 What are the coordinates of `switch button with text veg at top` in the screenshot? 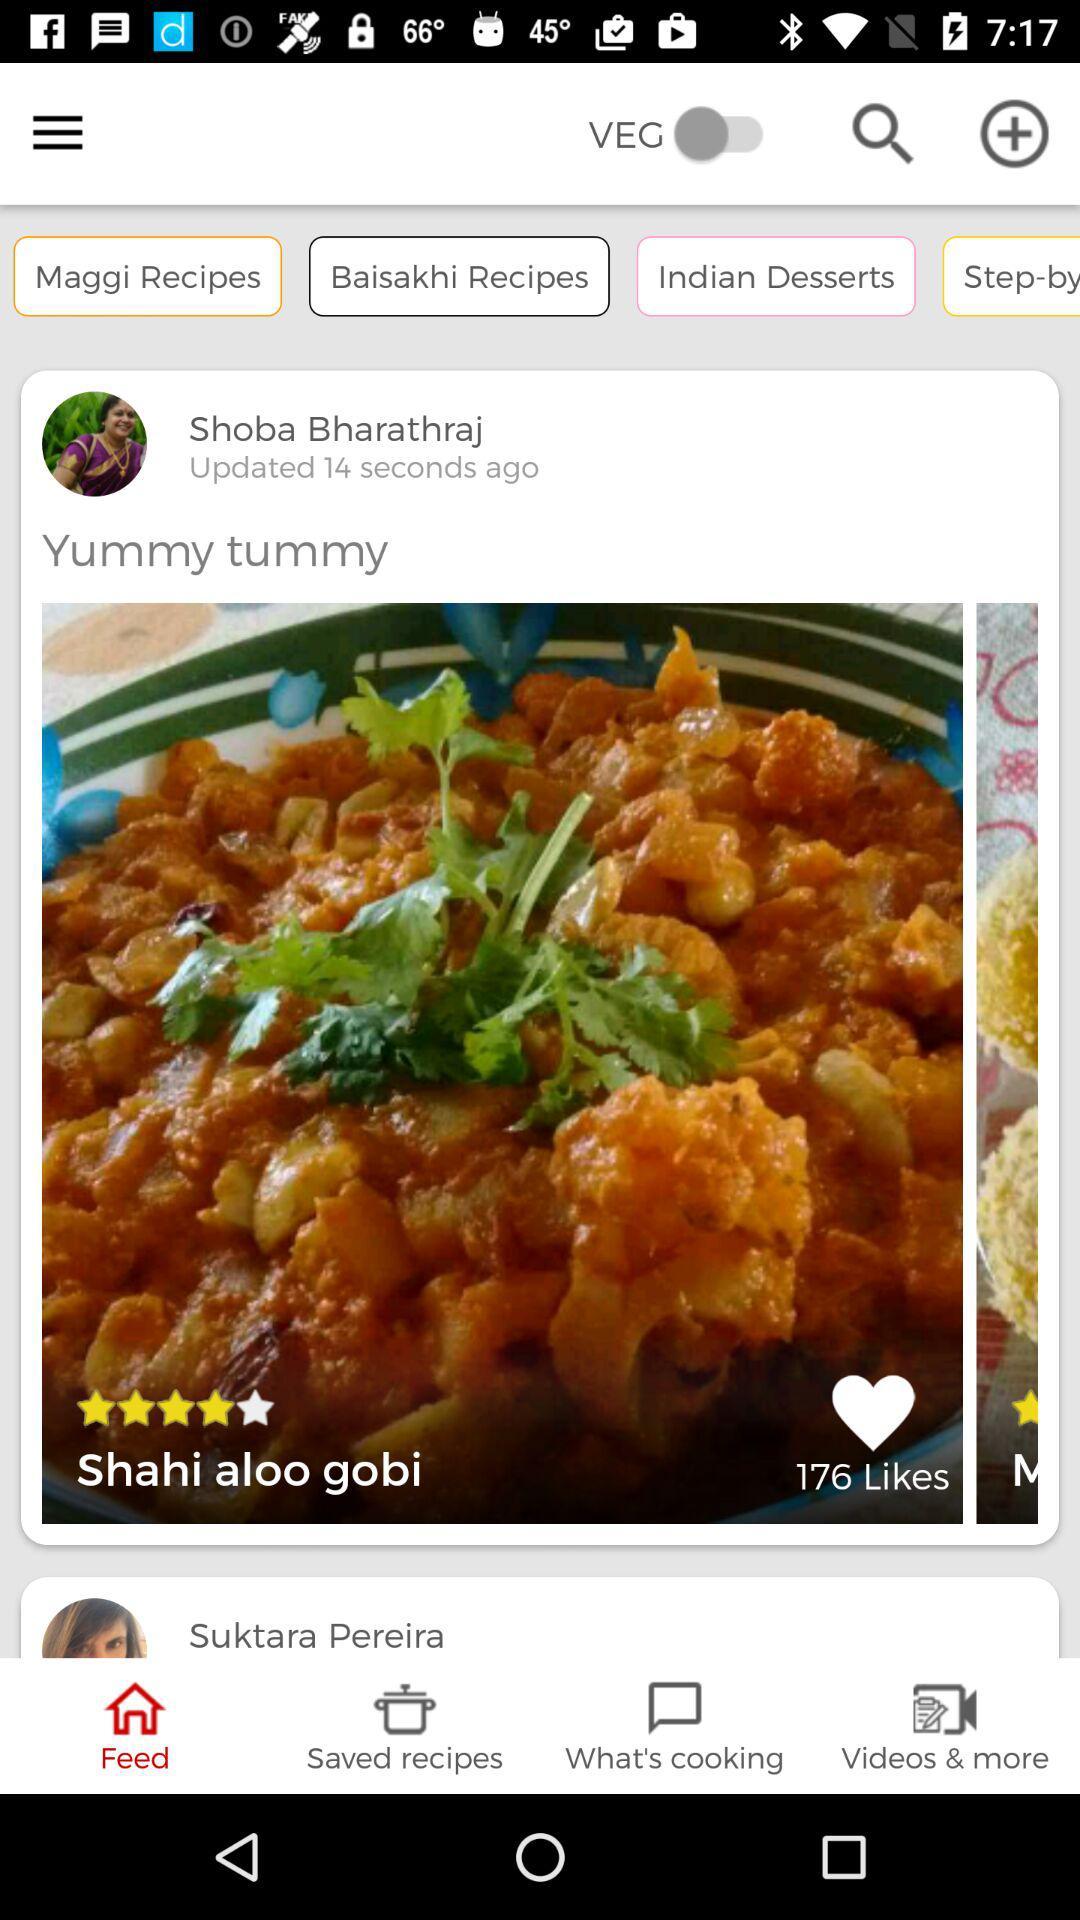 It's located at (689, 133).